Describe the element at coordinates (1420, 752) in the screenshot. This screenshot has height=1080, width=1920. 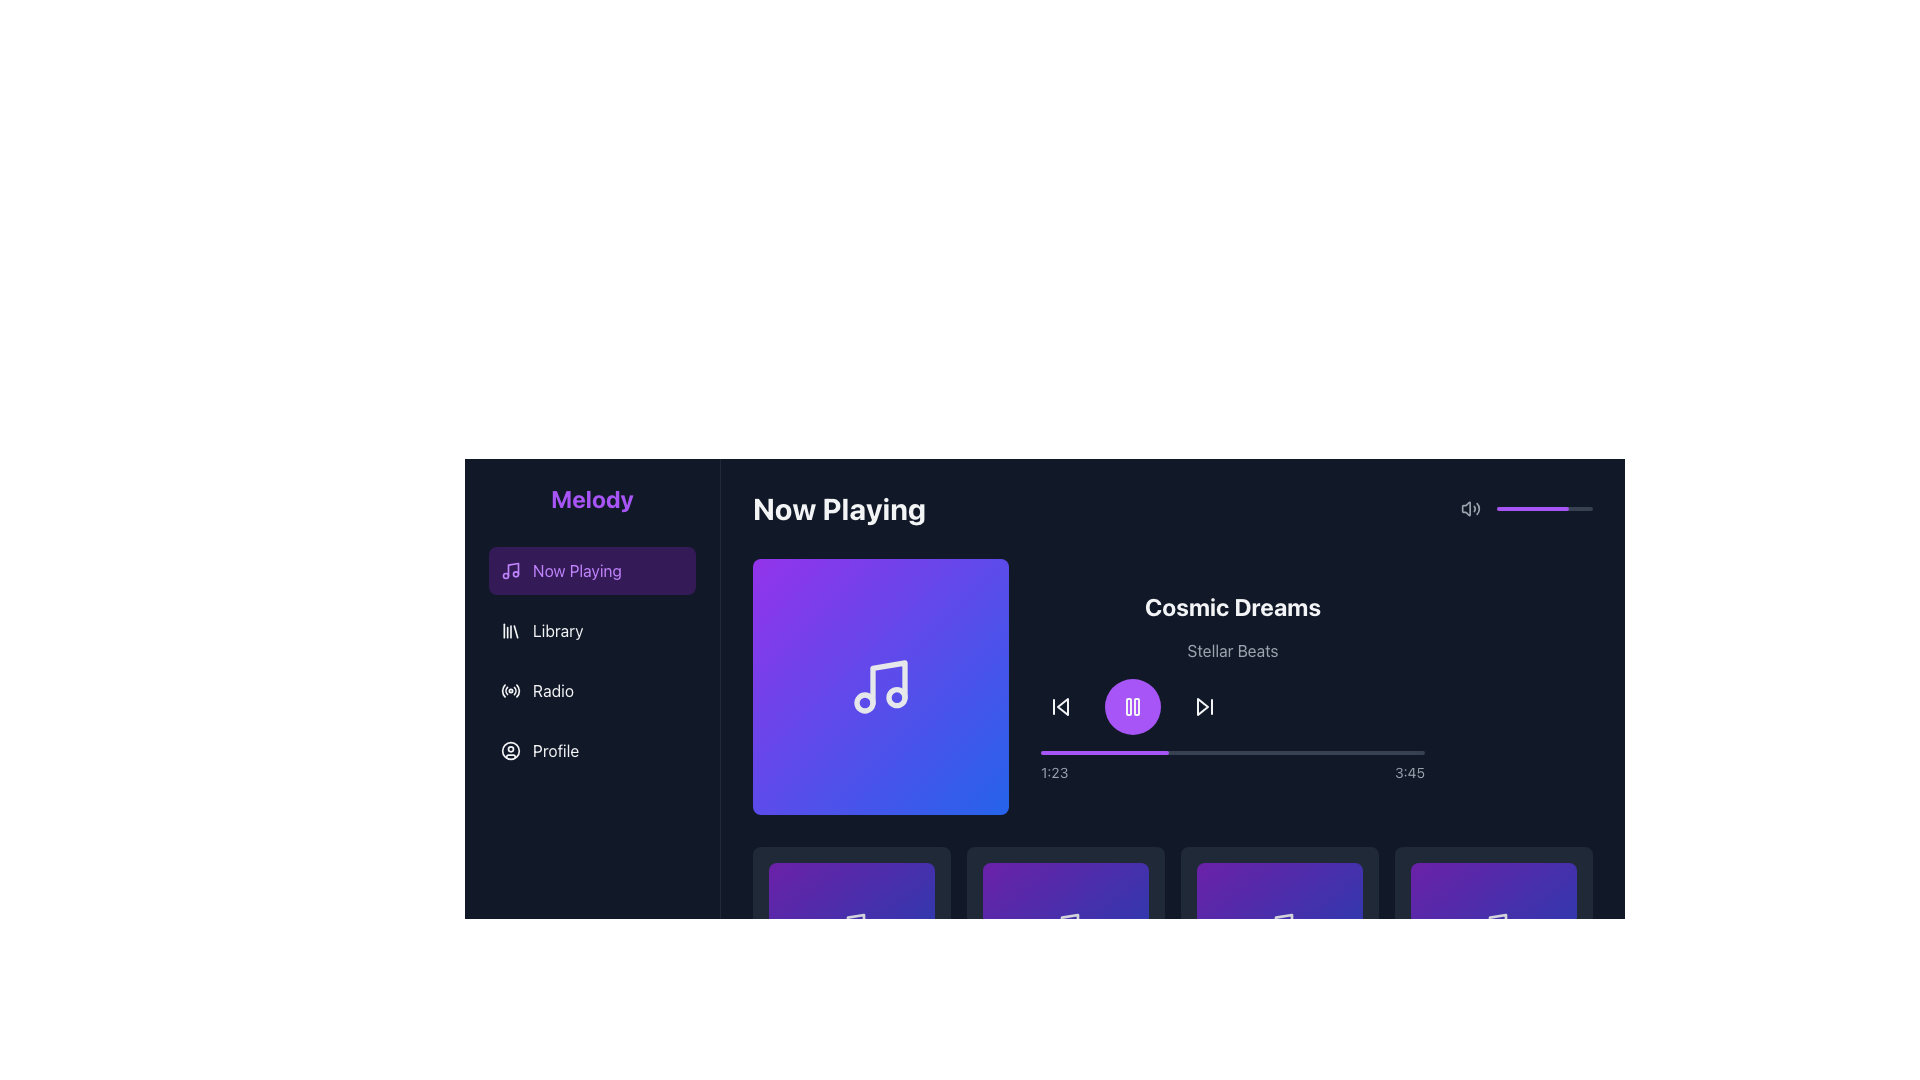
I see `the playback progress` at that location.